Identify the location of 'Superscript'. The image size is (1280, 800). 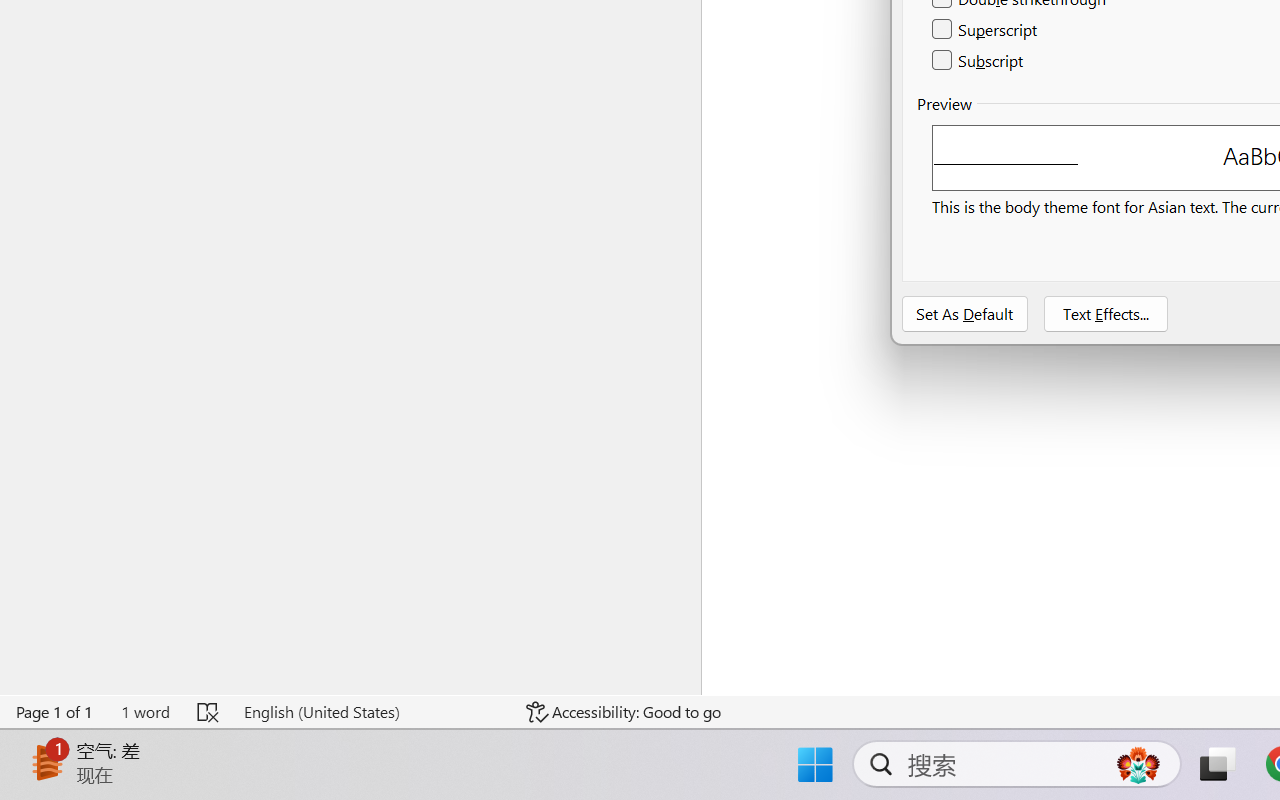
(986, 30).